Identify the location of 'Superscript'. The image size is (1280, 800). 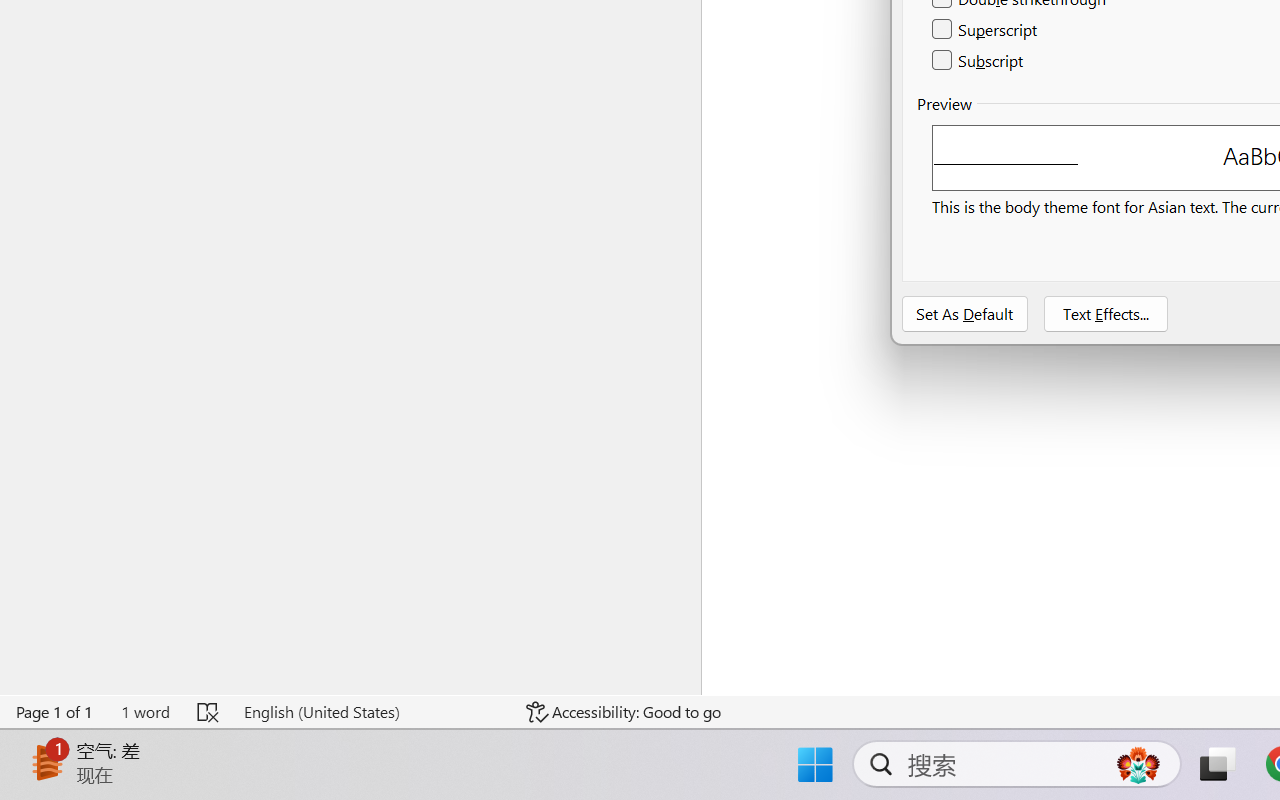
(986, 30).